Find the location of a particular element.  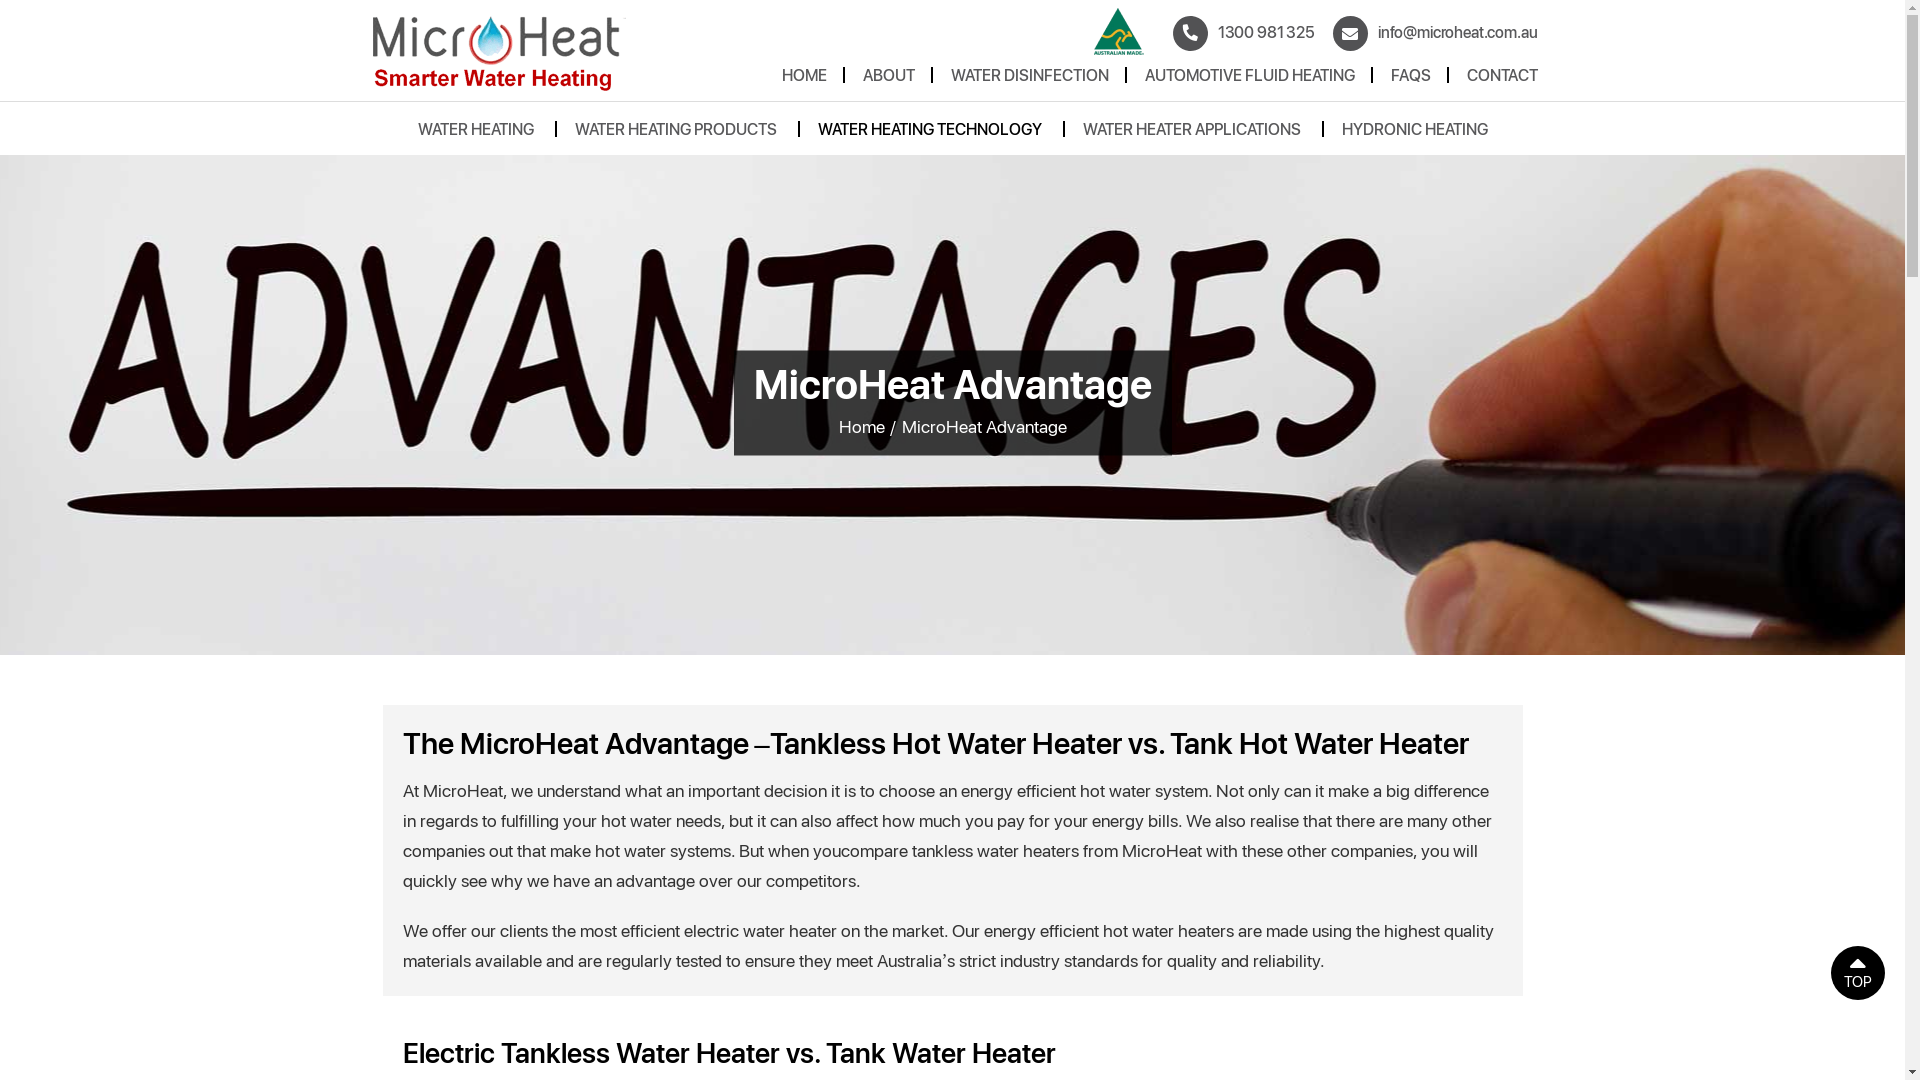

'Home' is located at coordinates (860, 424).